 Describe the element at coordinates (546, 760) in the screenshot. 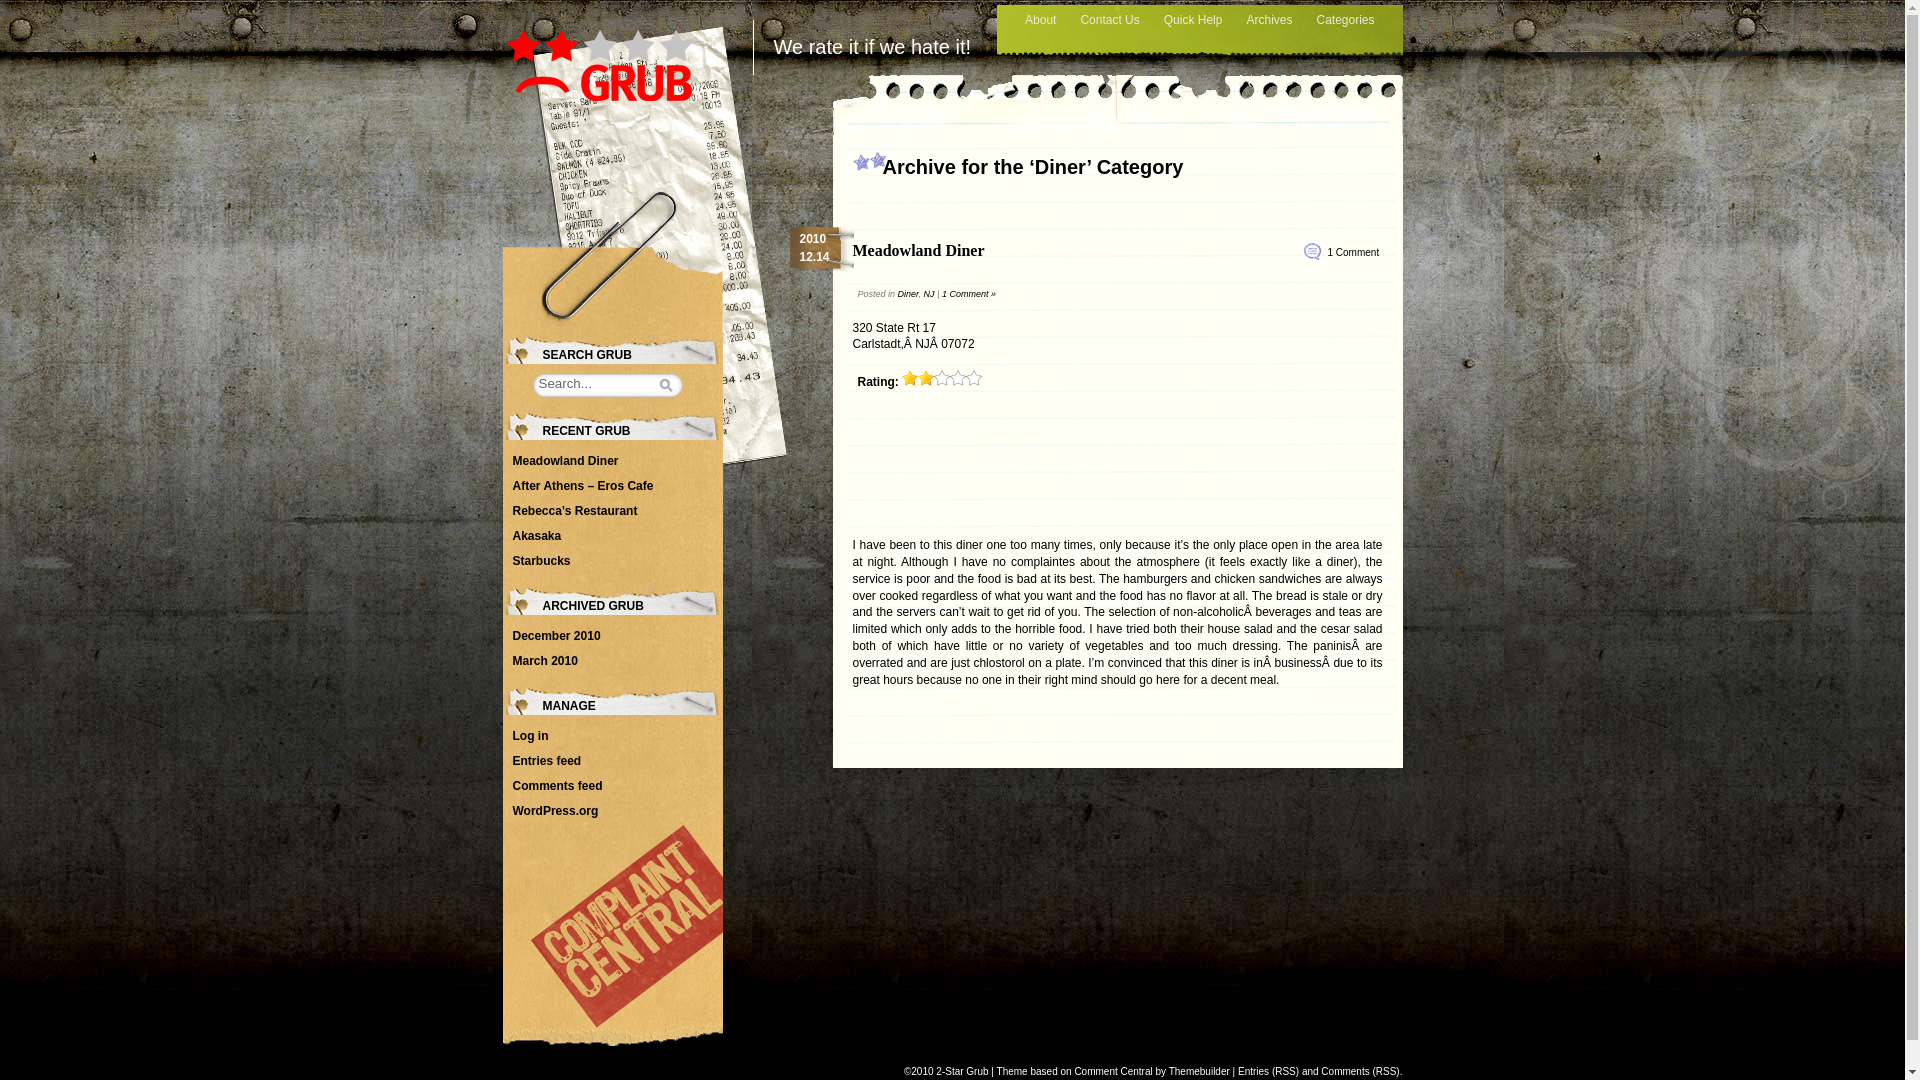

I see `'Entries feed'` at that location.